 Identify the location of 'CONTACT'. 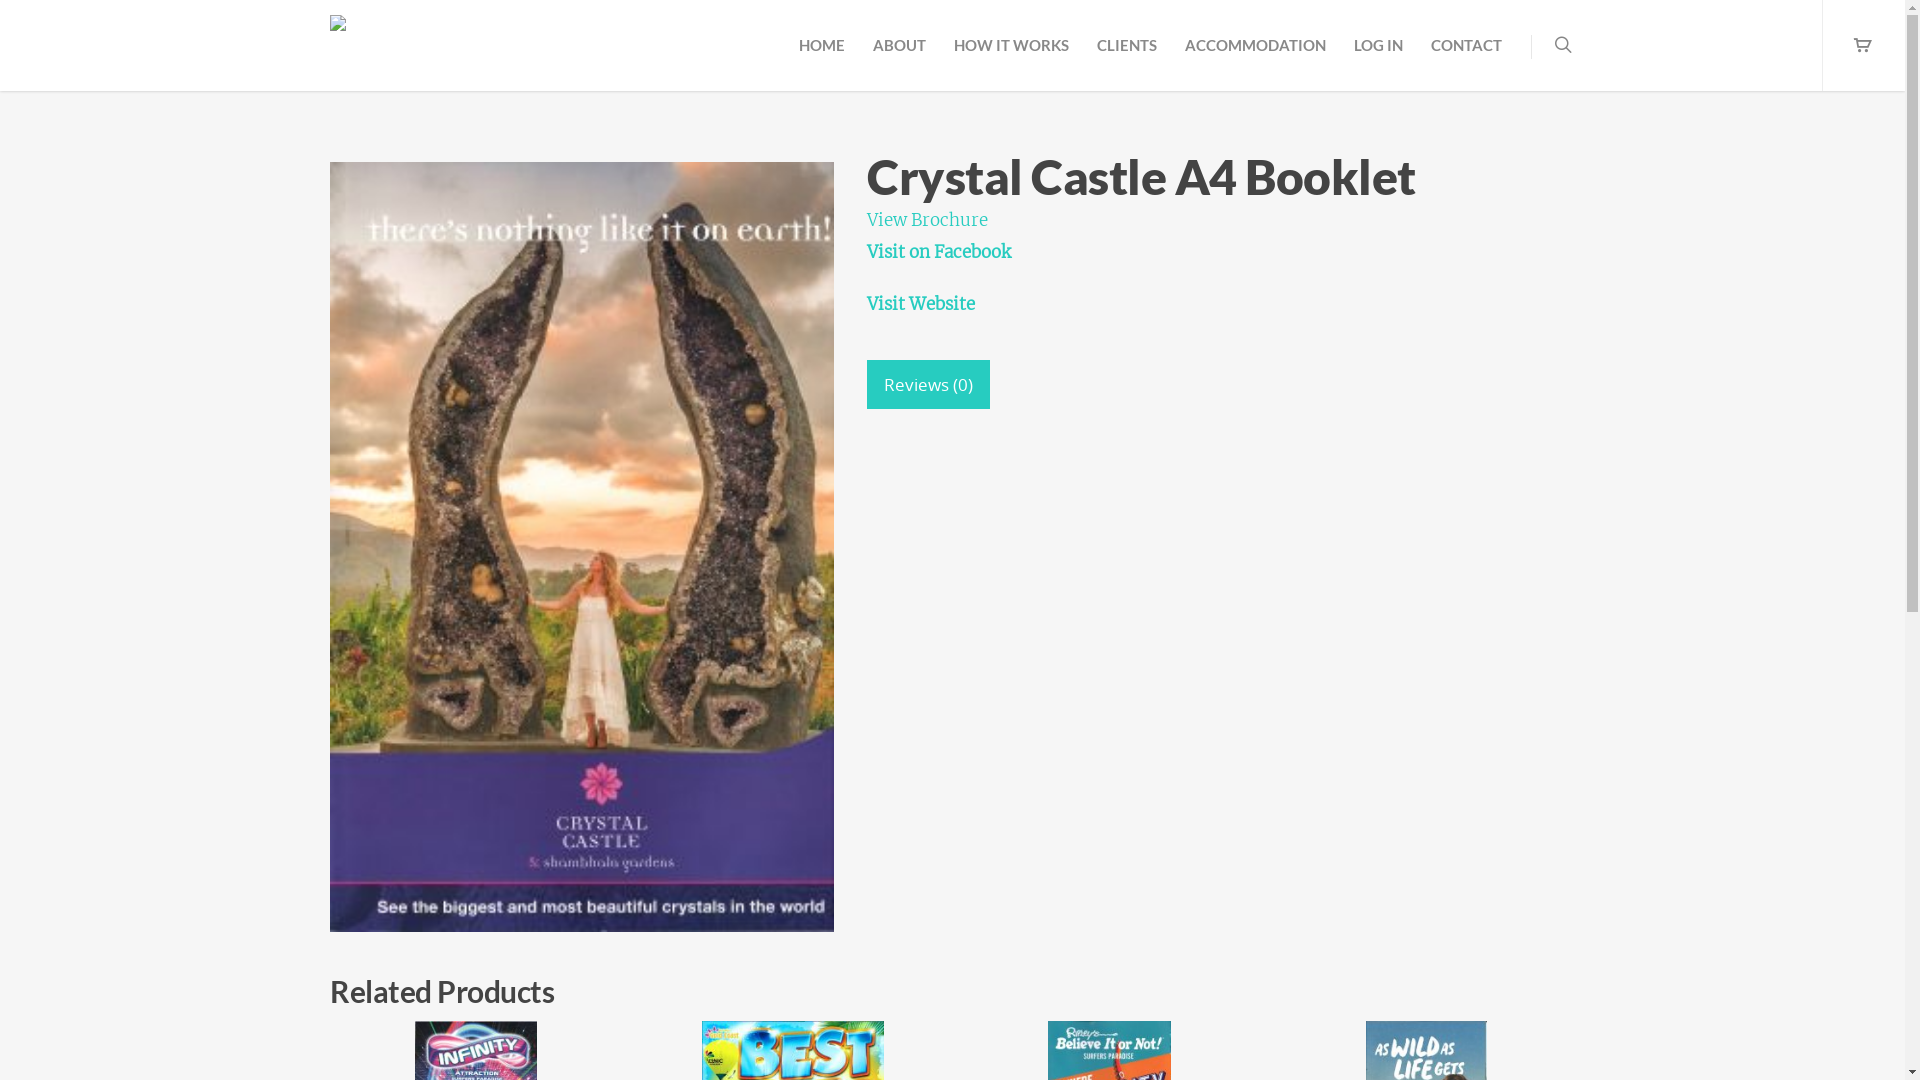
(1466, 52).